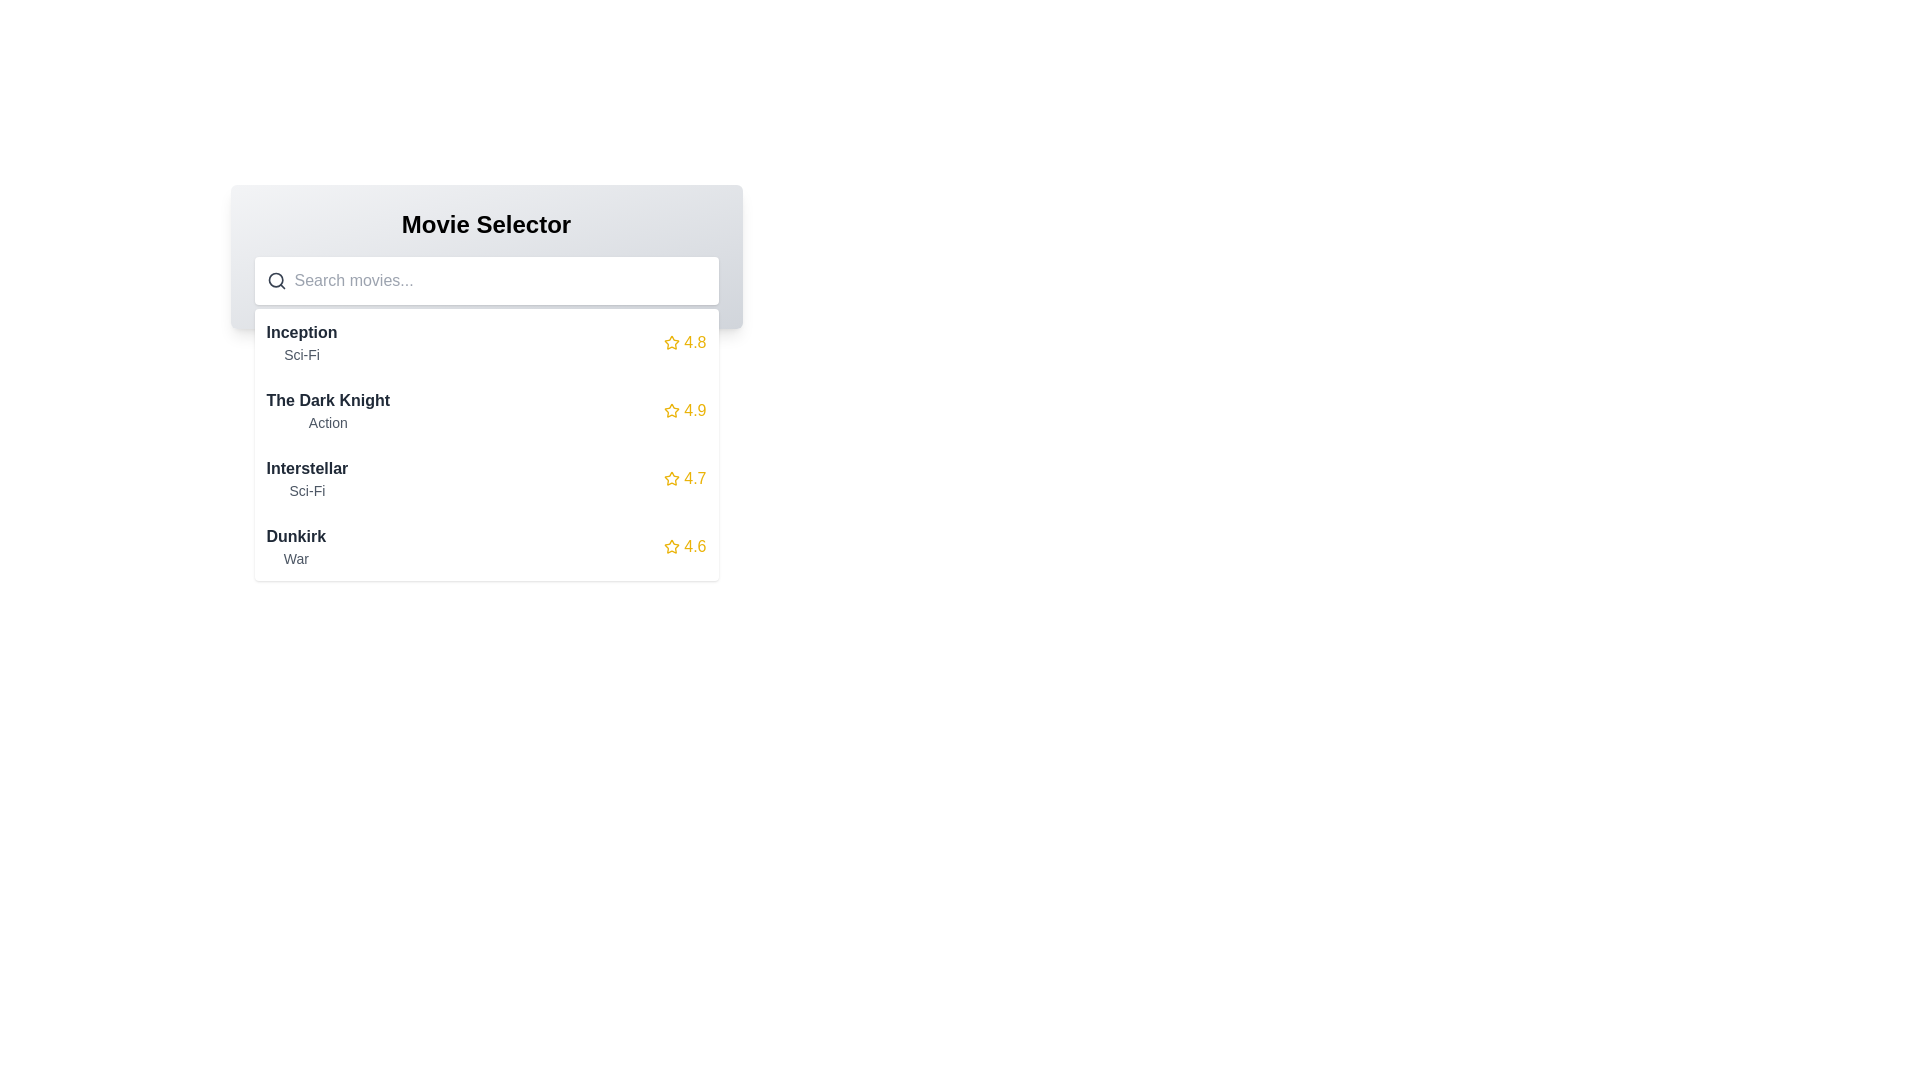 The height and width of the screenshot is (1080, 1920). Describe the element at coordinates (306, 469) in the screenshot. I see `the main title text label for the movie 'Interstellar' located in the movie selection list` at that location.